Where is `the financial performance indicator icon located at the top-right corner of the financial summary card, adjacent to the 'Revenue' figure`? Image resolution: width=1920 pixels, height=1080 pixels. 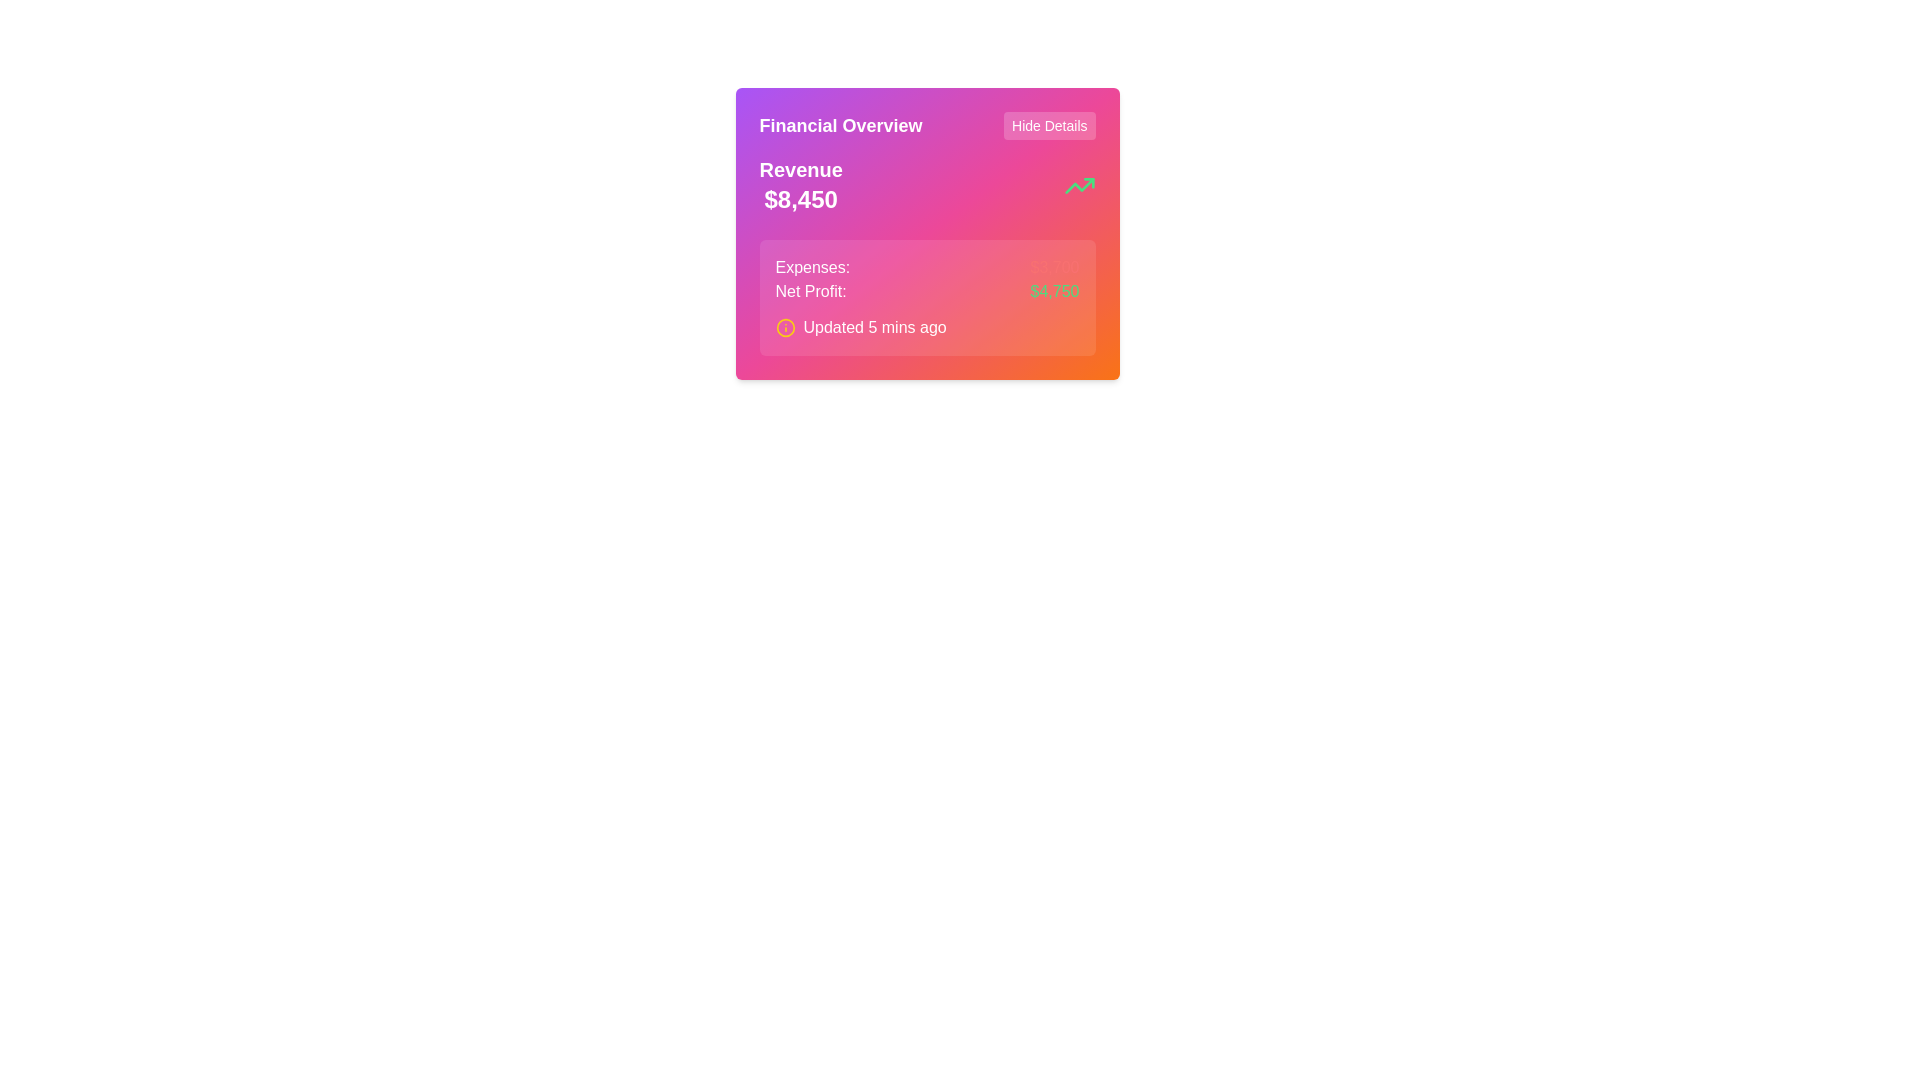 the financial performance indicator icon located at the top-right corner of the financial summary card, adjacent to the 'Revenue' figure is located at coordinates (1078, 185).